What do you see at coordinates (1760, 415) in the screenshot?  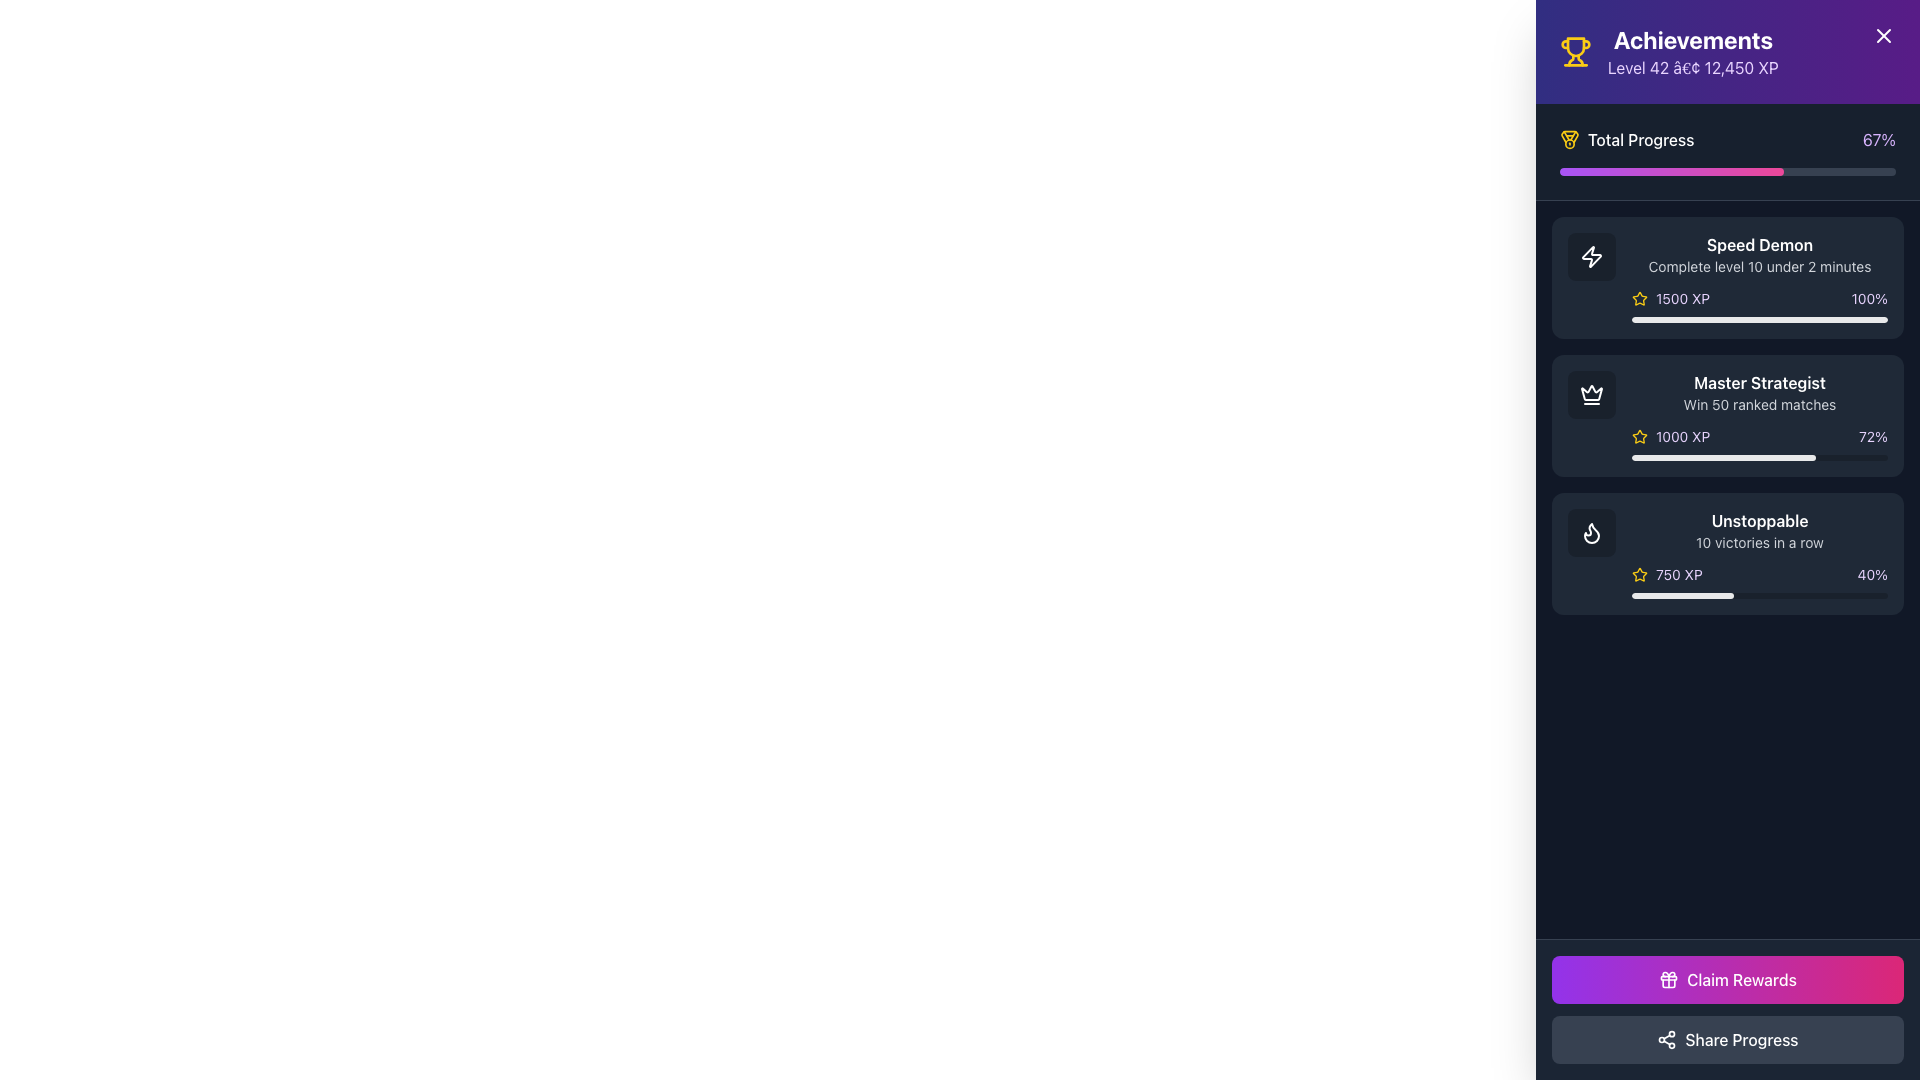 I see `details of the 'Master Strategist' achievement card, which is the second item in the vertical list of achievements, located centrally on the right-hand side of the interface` at bounding box center [1760, 415].